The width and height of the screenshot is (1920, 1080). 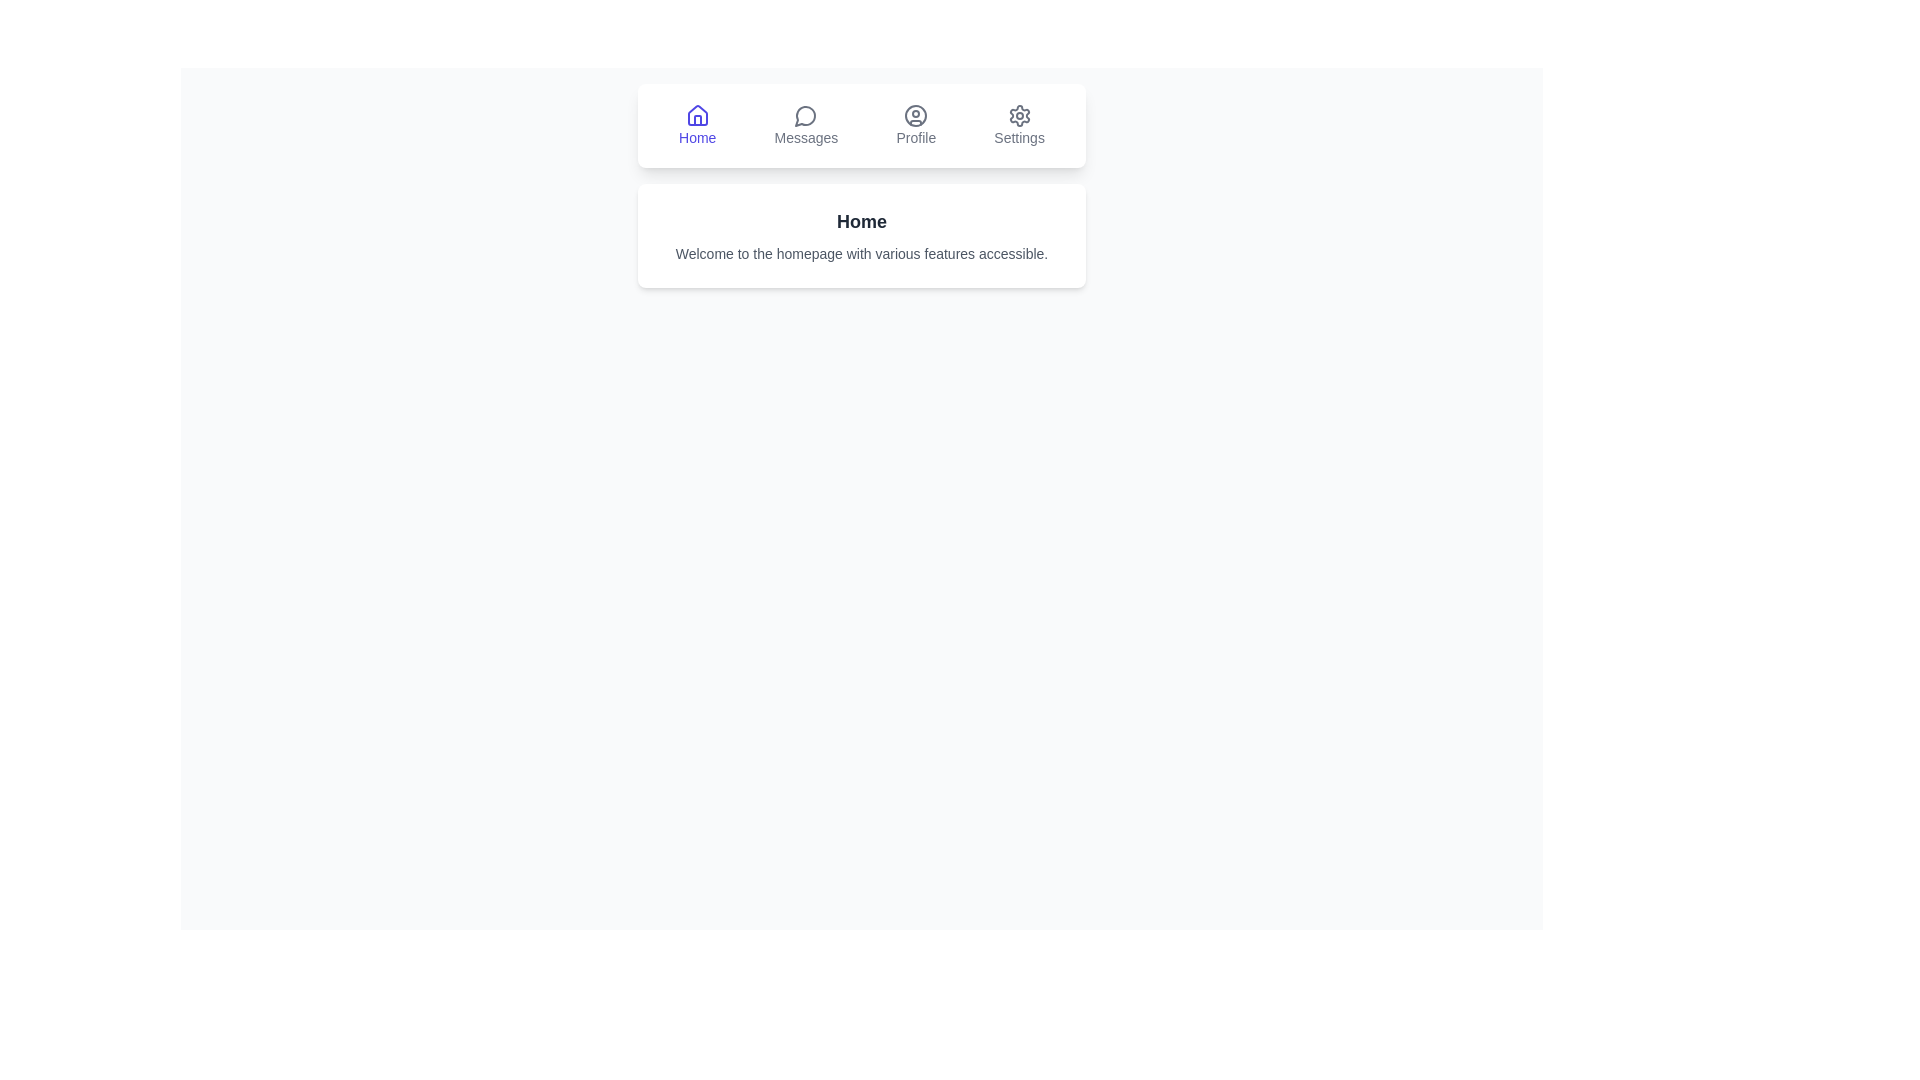 What do you see at coordinates (915, 126) in the screenshot?
I see `the tab labeled Profile to view its description` at bounding box center [915, 126].